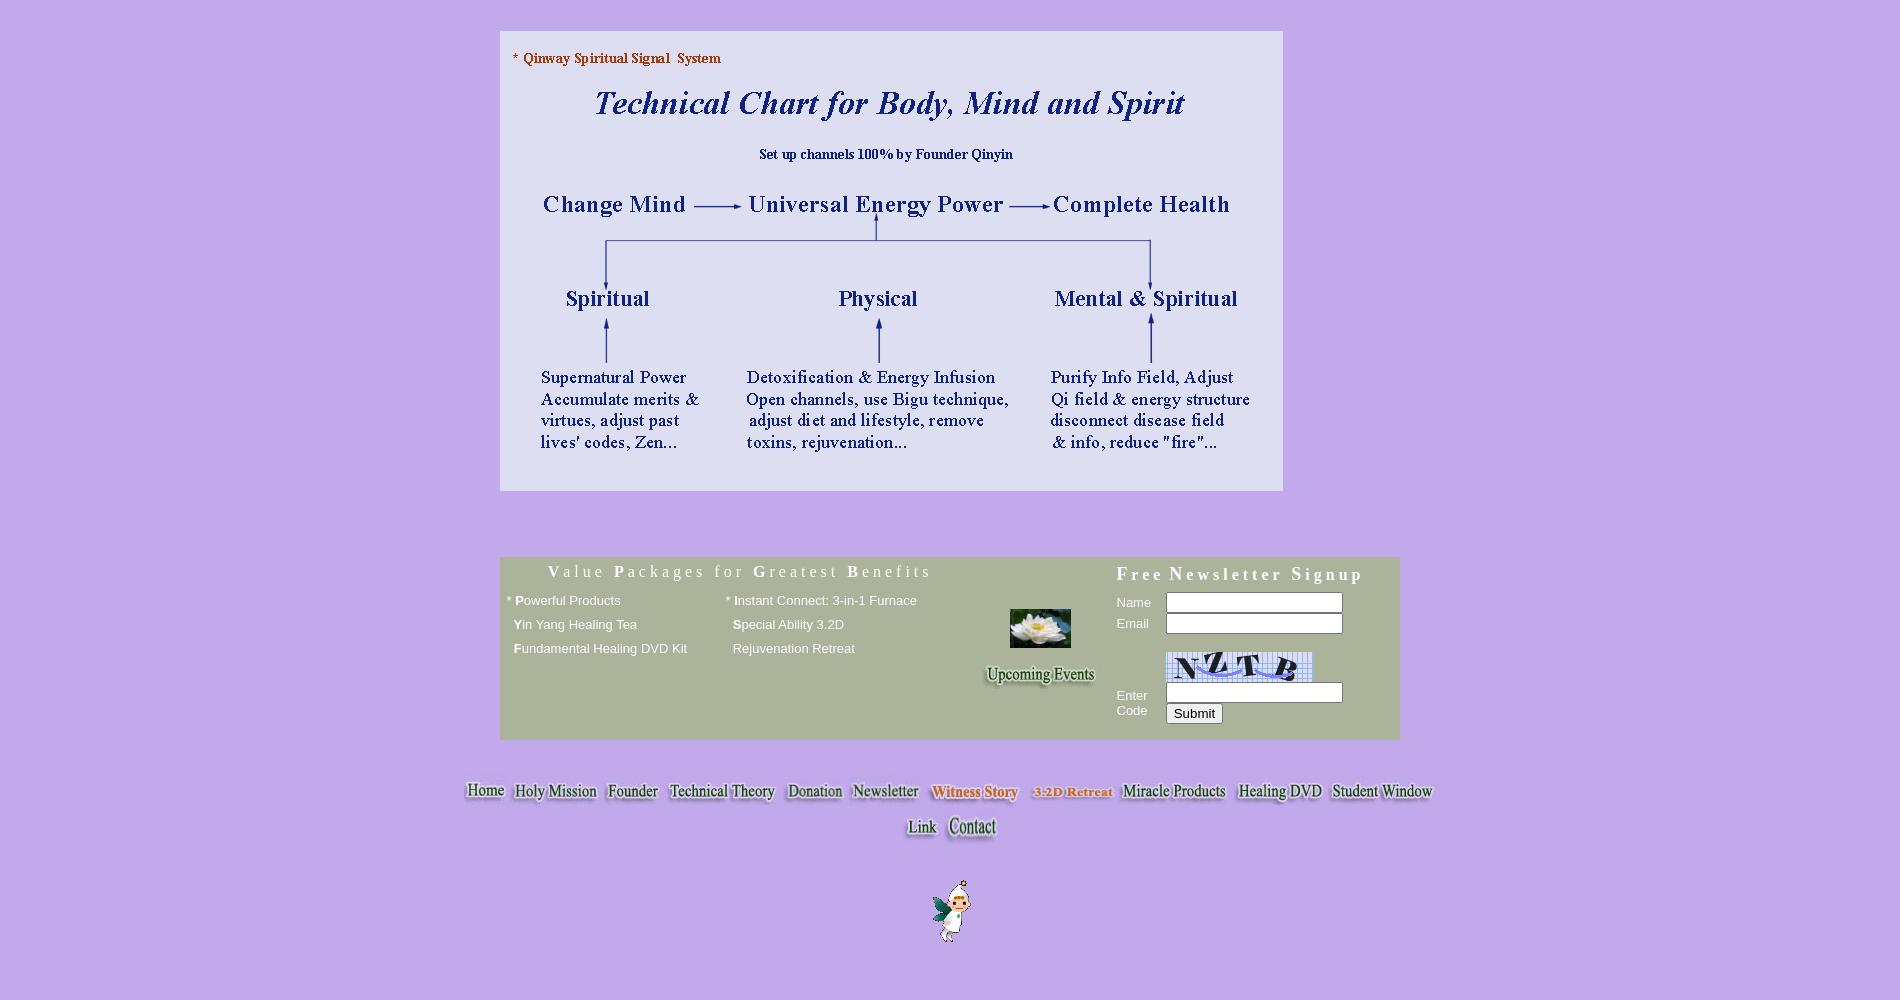 The image size is (1900, 1000). Describe the element at coordinates (687, 569) in the screenshot. I see `'a c k a g e s   f 

                      o r'` at that location.